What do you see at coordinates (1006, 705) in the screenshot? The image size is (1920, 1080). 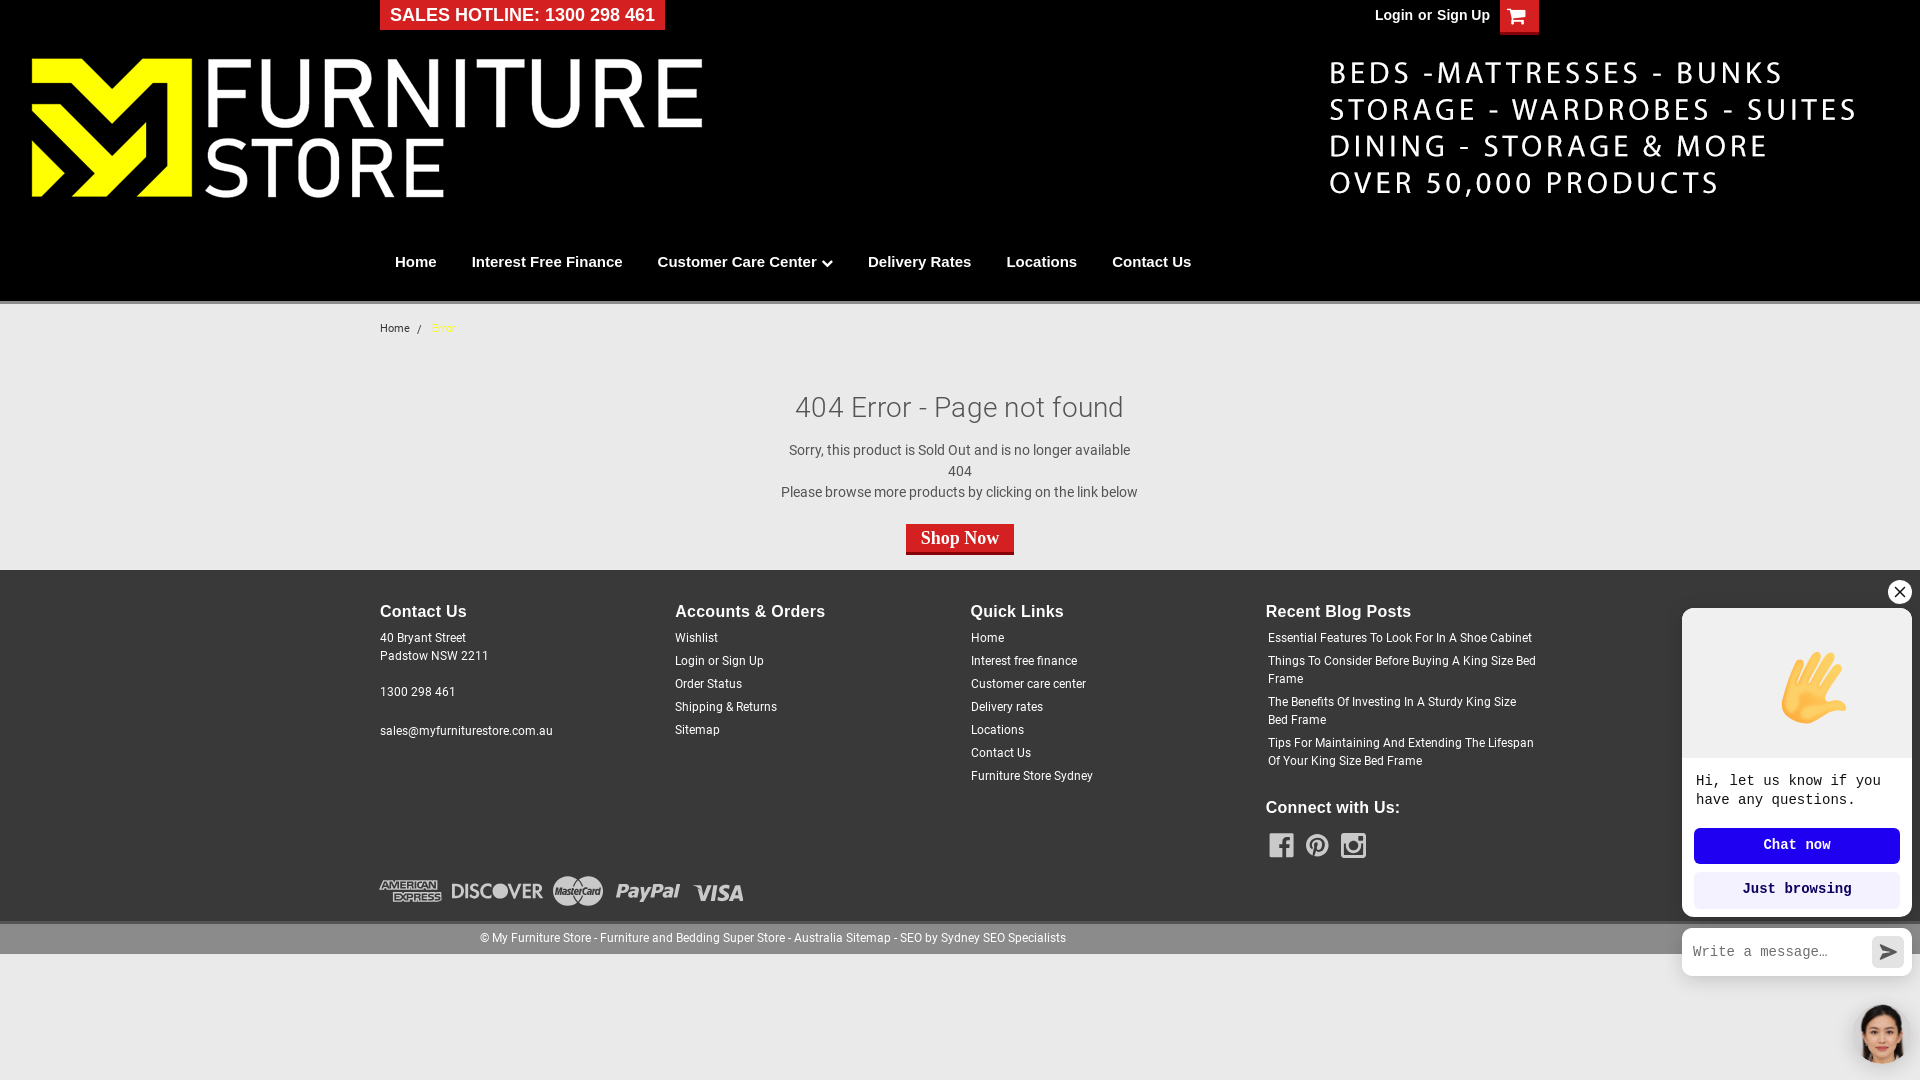 I see `'Delivery rates'` at bounding box center [1006, 705].